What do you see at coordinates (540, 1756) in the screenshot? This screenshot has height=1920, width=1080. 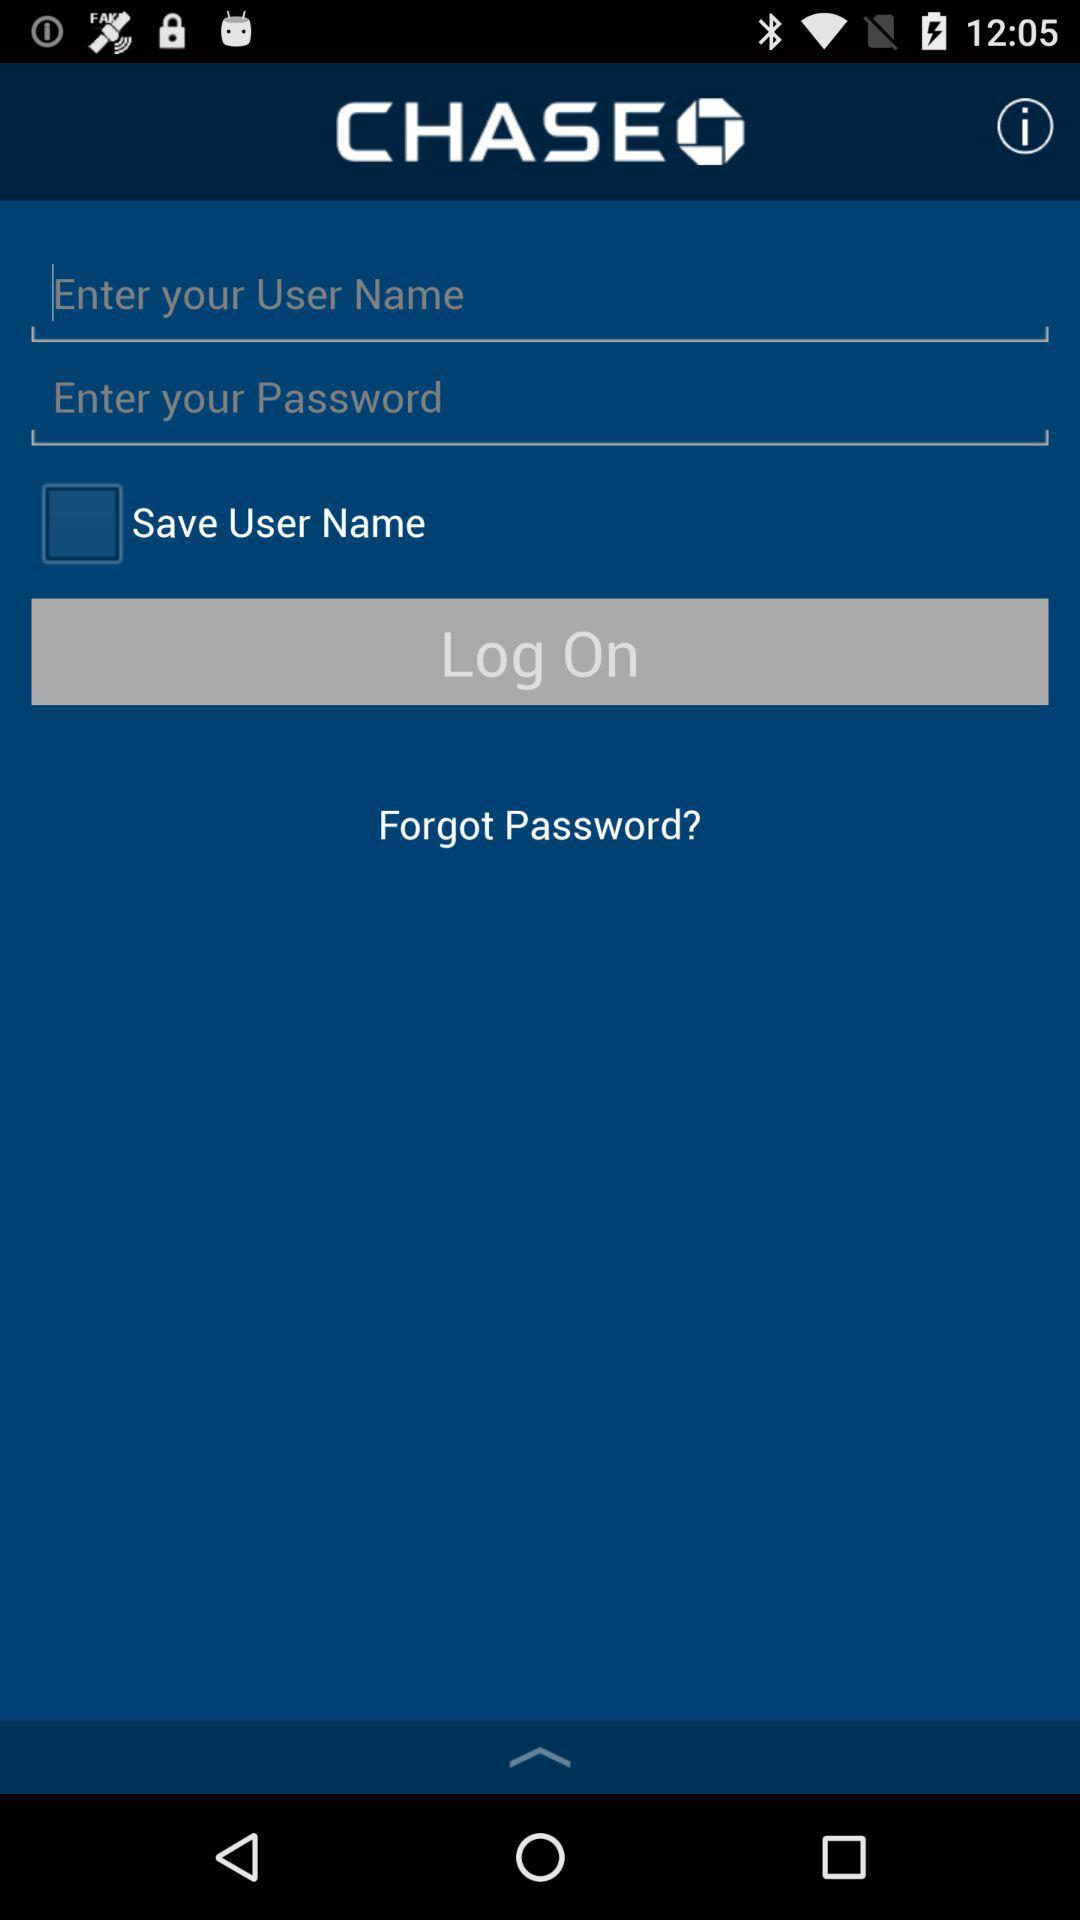 I see `icon at the bottom` at bounding box center [540, 1756].